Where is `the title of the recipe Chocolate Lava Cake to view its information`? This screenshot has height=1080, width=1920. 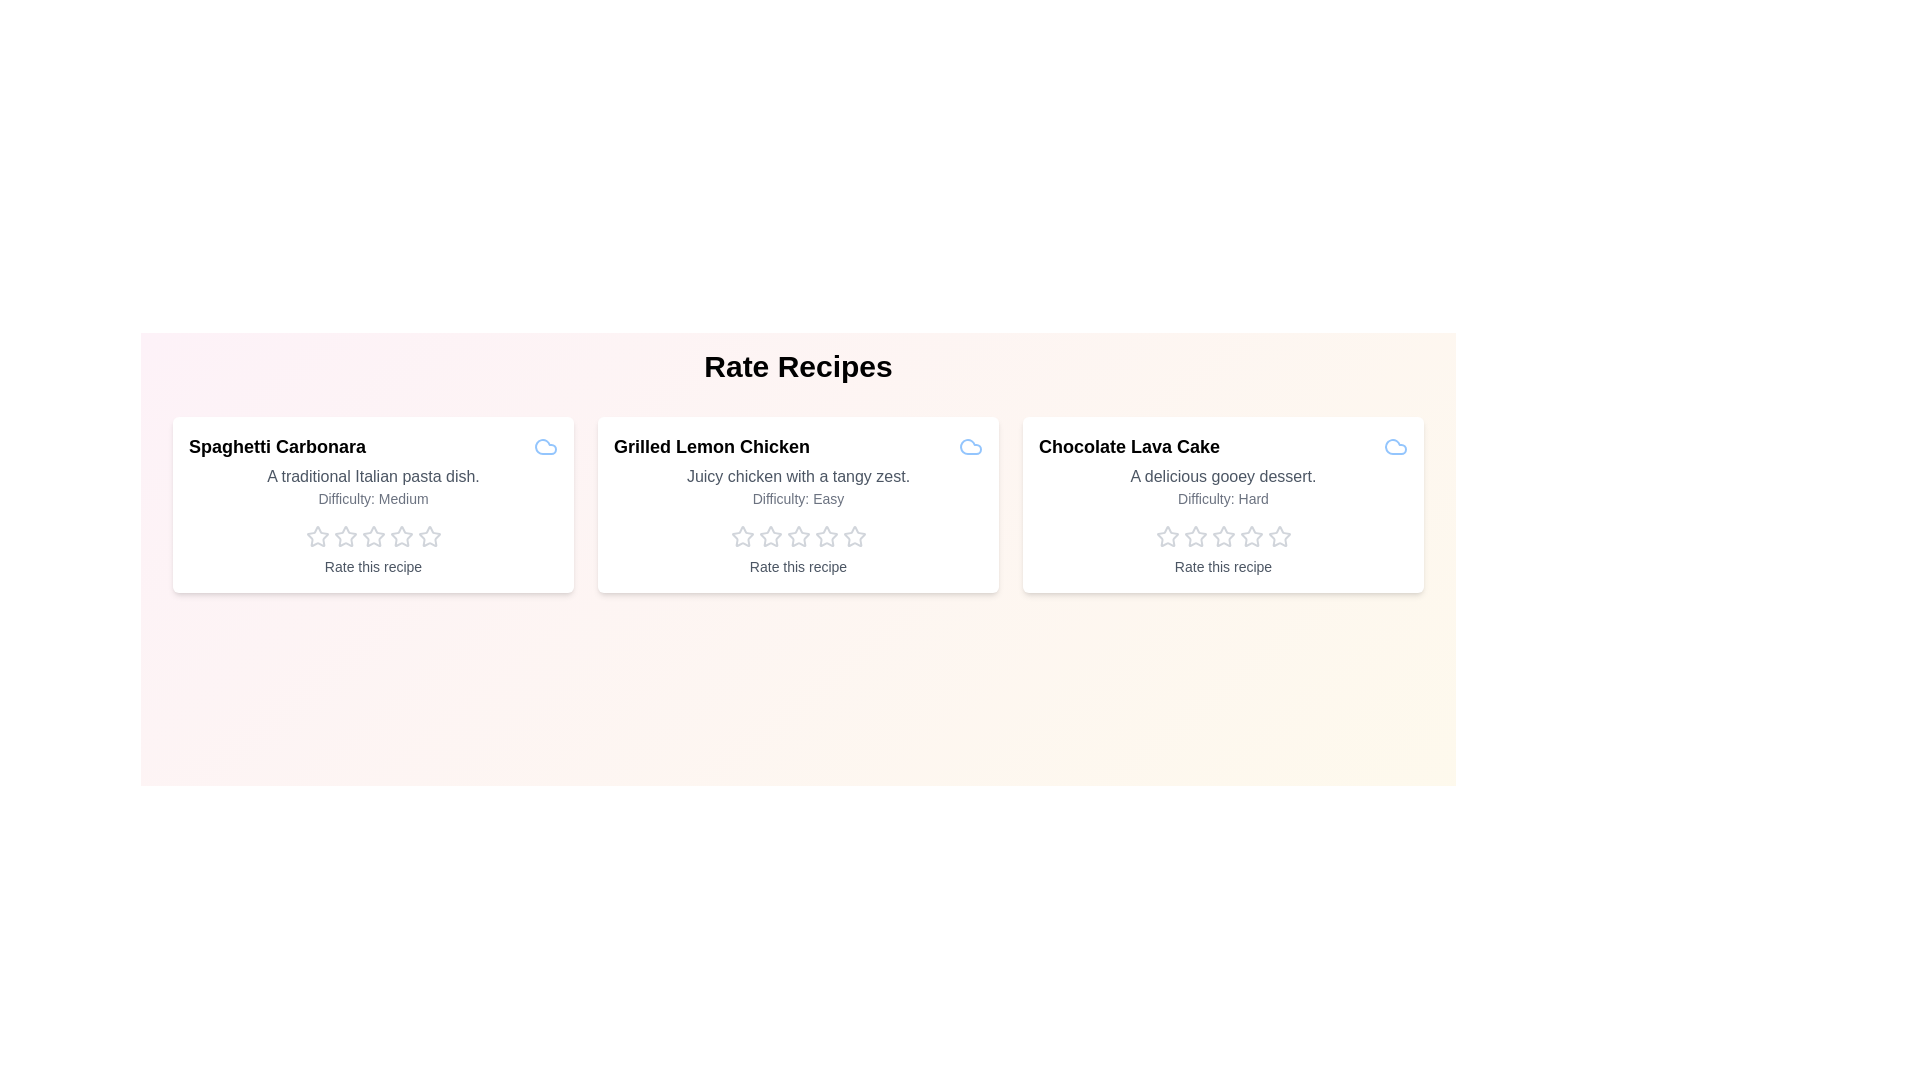
the title of the recipe Chocolate Lava Cake to view its information is located at coordinates (1129, 446).